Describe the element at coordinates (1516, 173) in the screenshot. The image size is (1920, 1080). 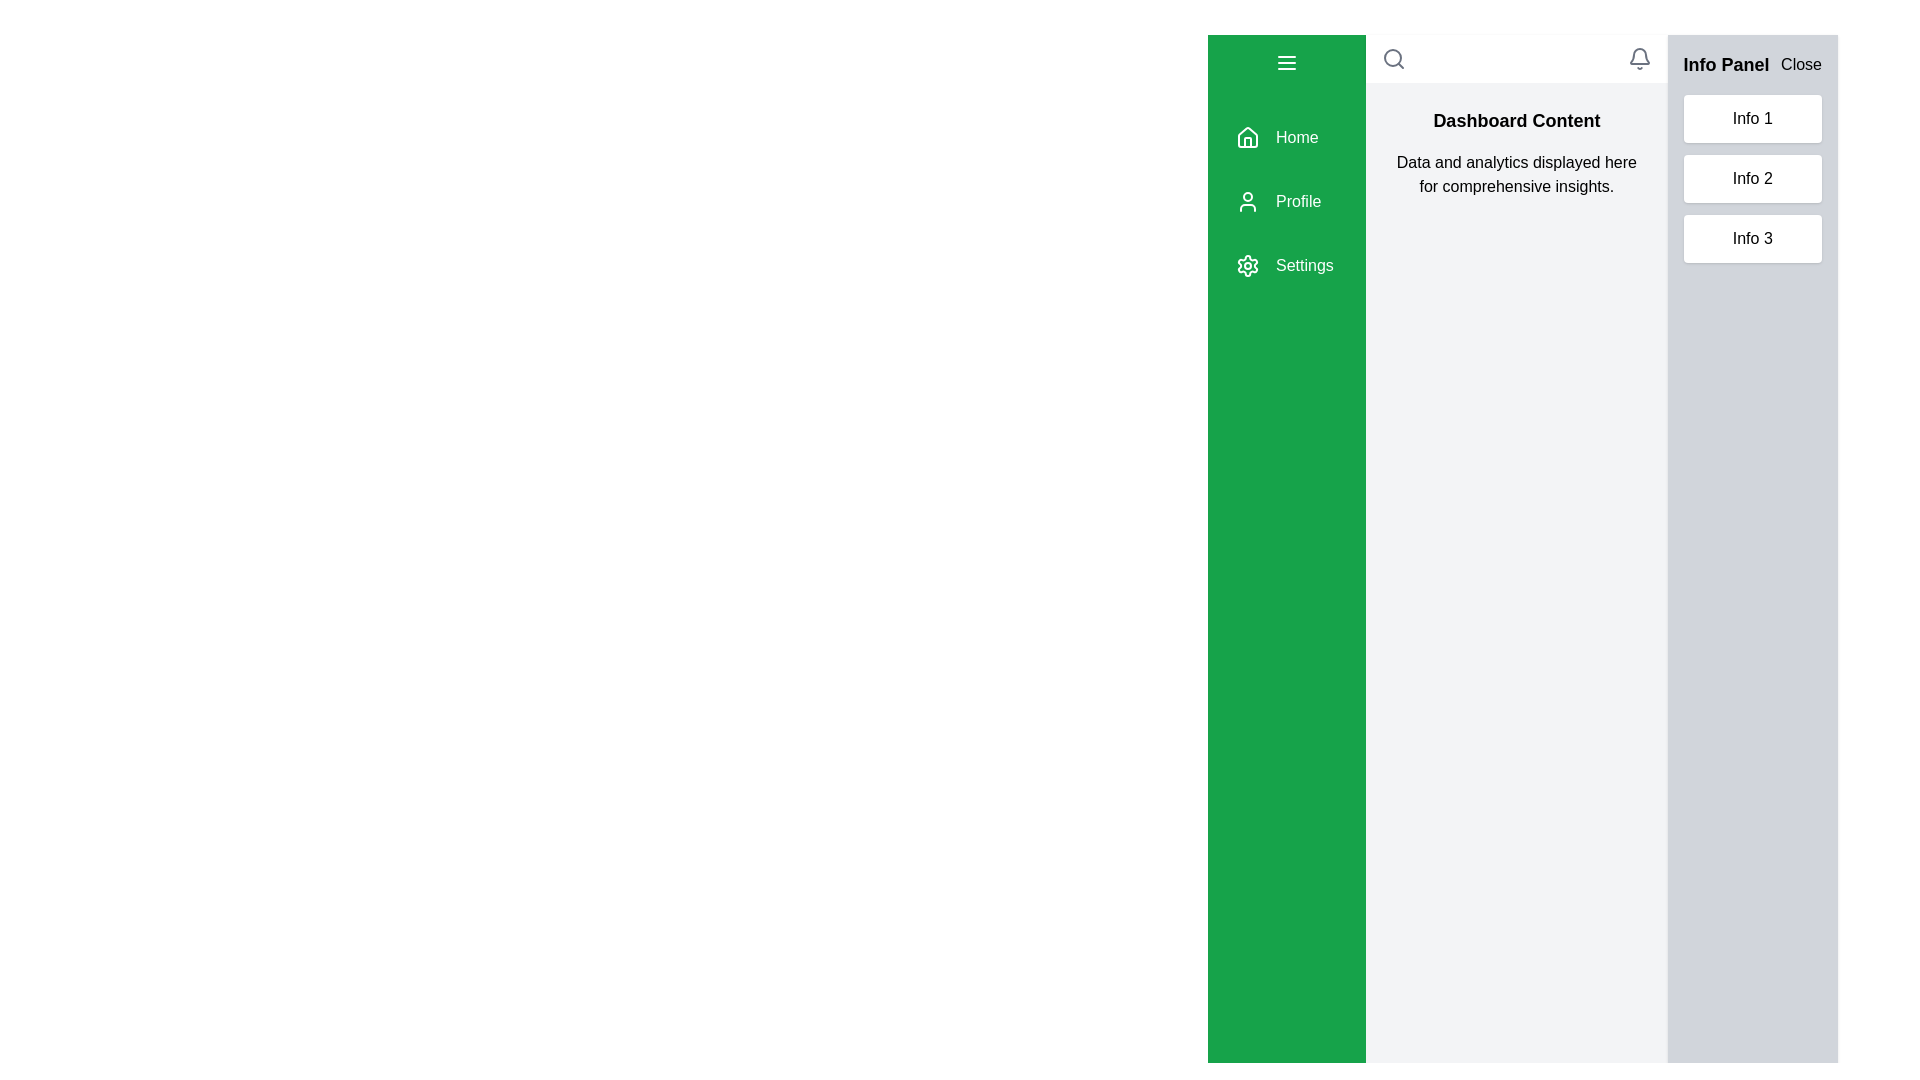
I see `the static text label located below the 'Dashboard Content' heading in the main content area of the dashboard interface` at that location.